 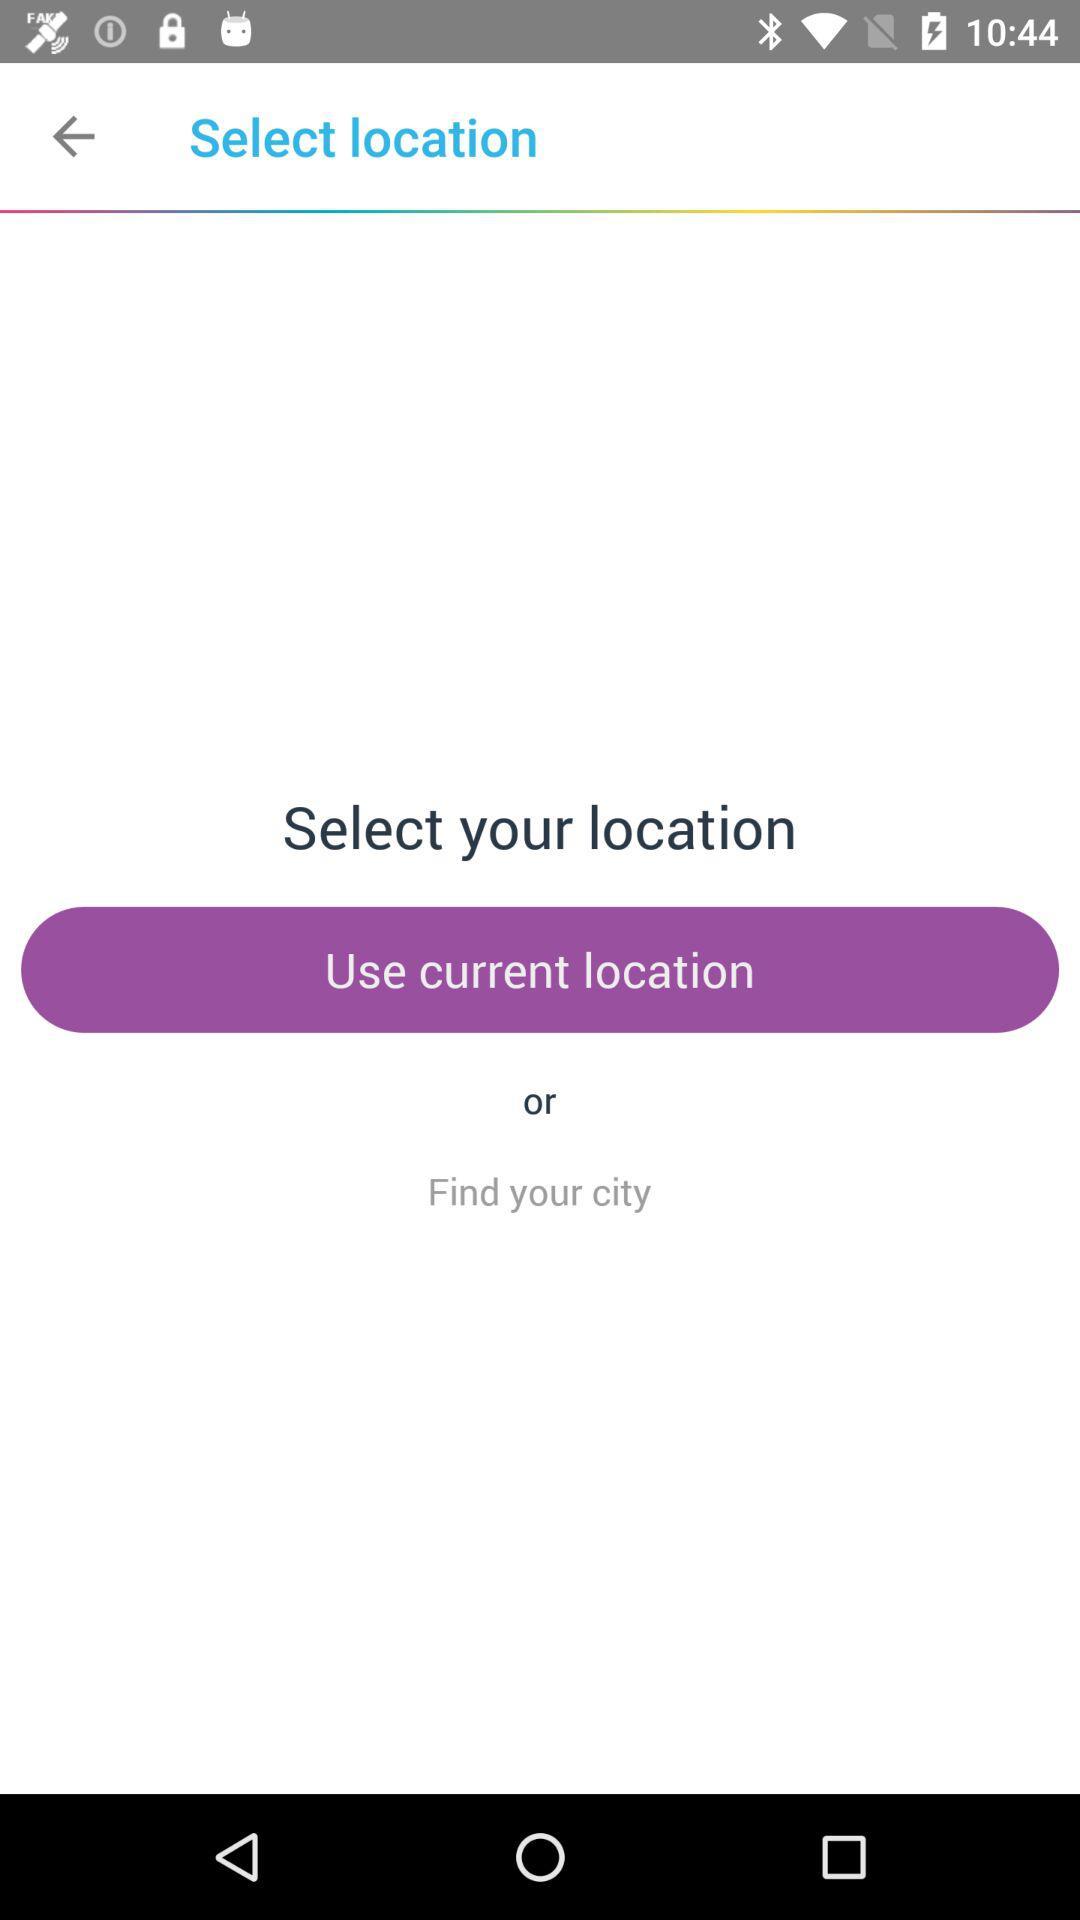 What do you see at coordinates (72, 135) in the screenshot?
I see `the item next to select location item` at bounding box center [72, 135].